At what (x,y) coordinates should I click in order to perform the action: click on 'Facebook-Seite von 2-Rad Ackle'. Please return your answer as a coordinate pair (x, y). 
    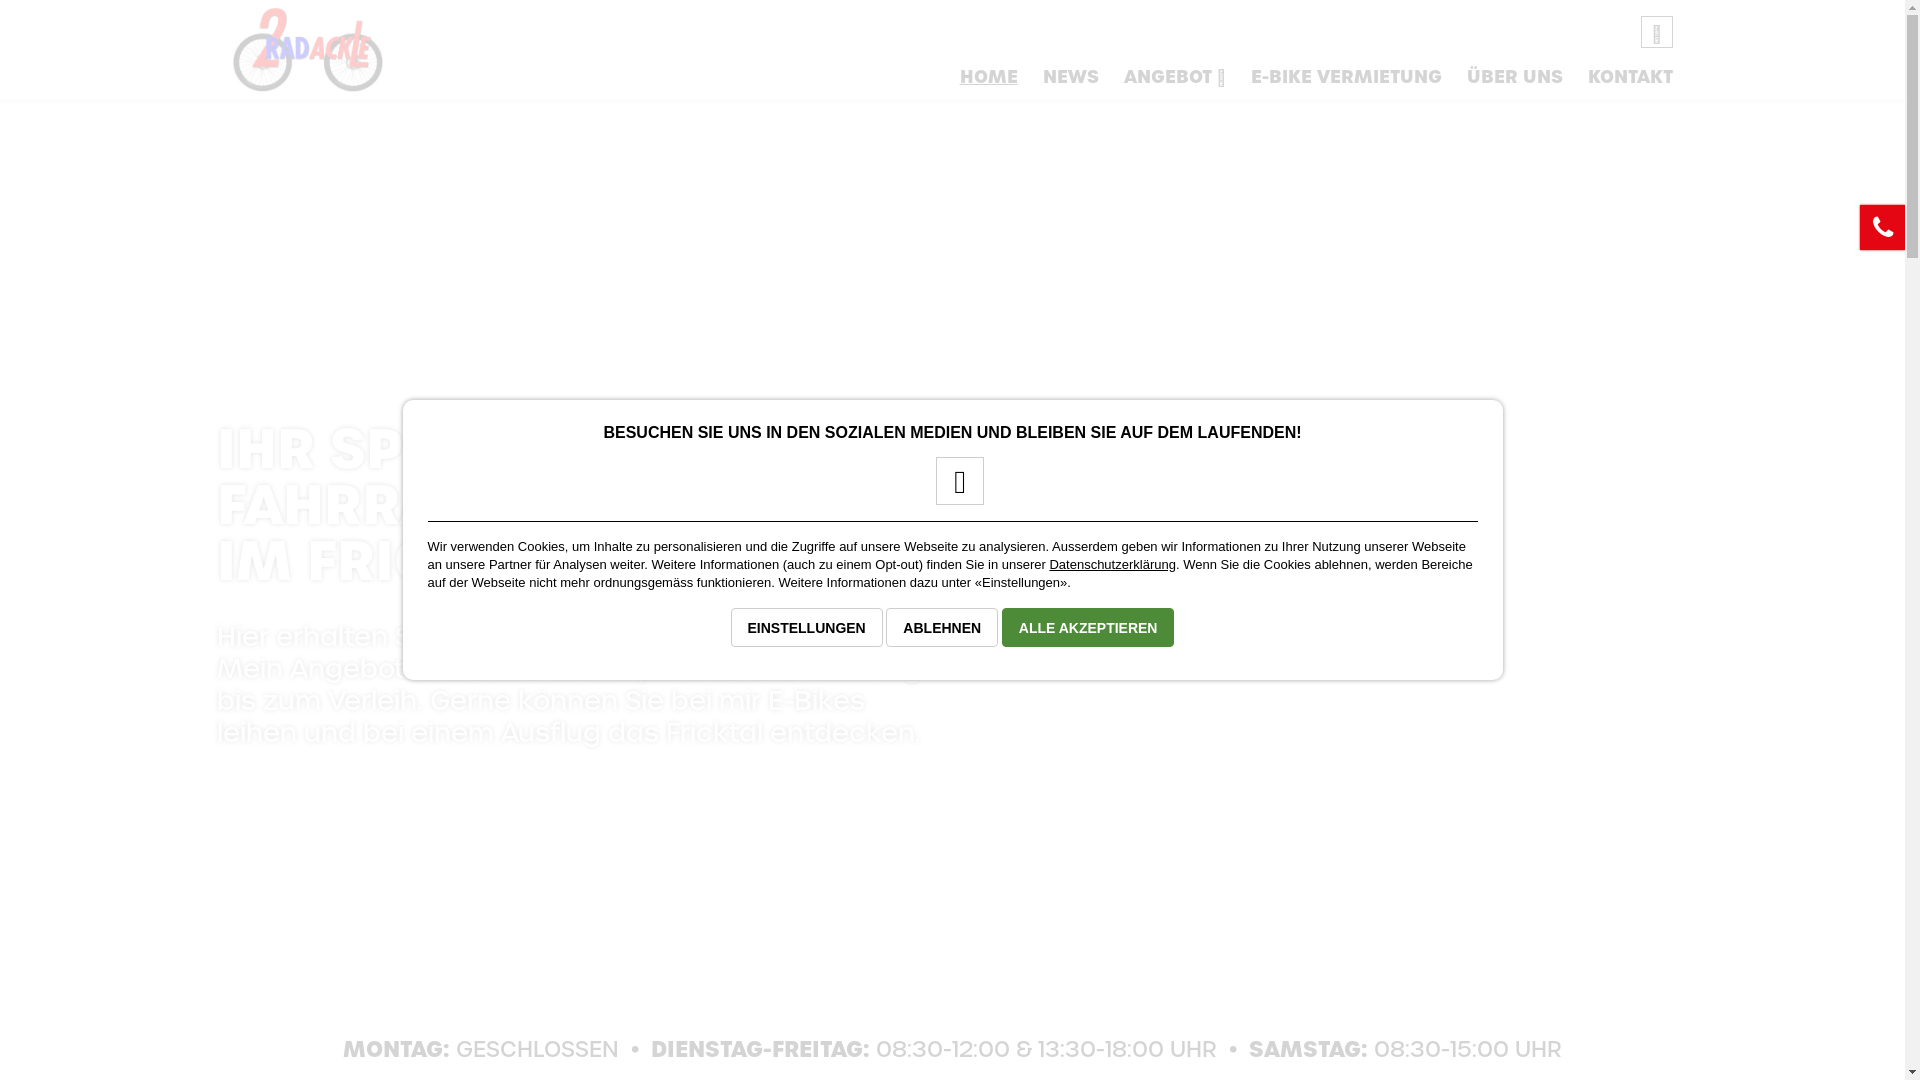
    Looking at the image, I should click on (951, 488).